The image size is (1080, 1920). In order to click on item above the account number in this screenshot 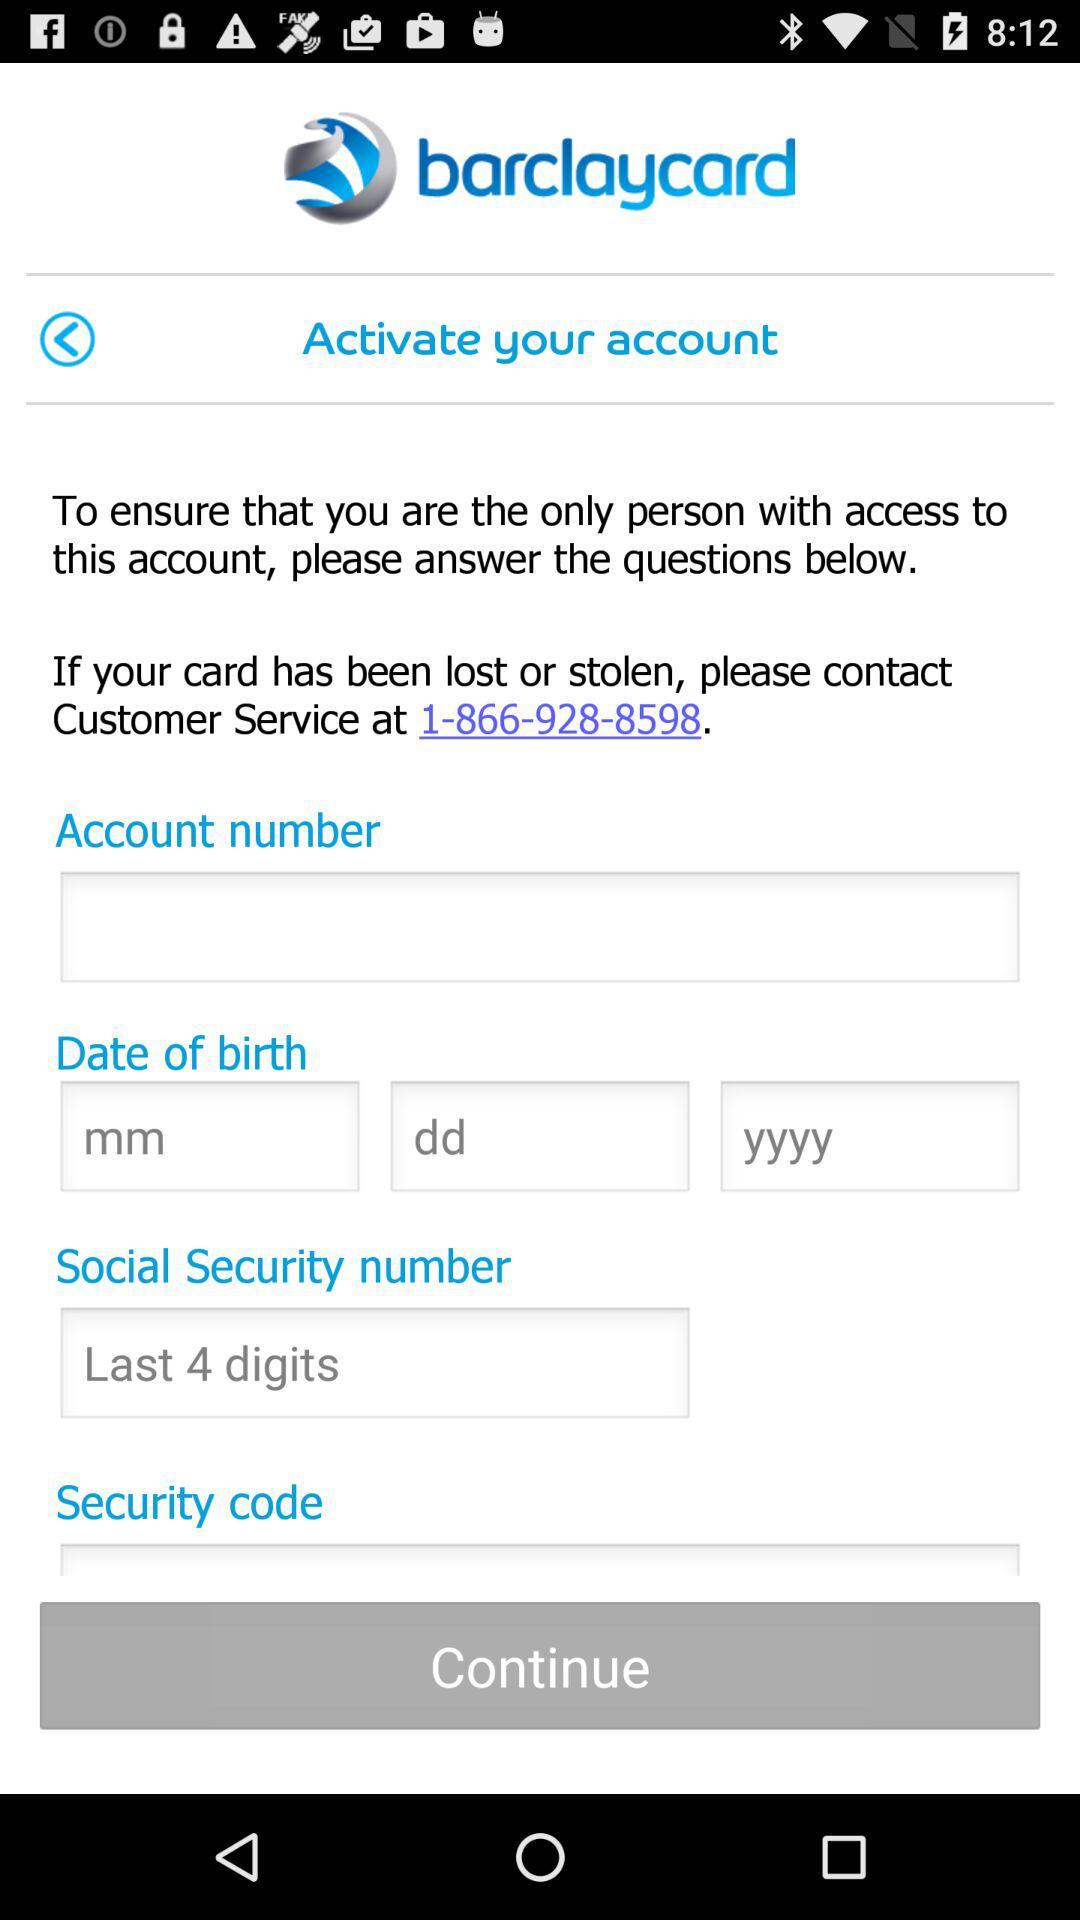, I will do `click(540, 692)`.